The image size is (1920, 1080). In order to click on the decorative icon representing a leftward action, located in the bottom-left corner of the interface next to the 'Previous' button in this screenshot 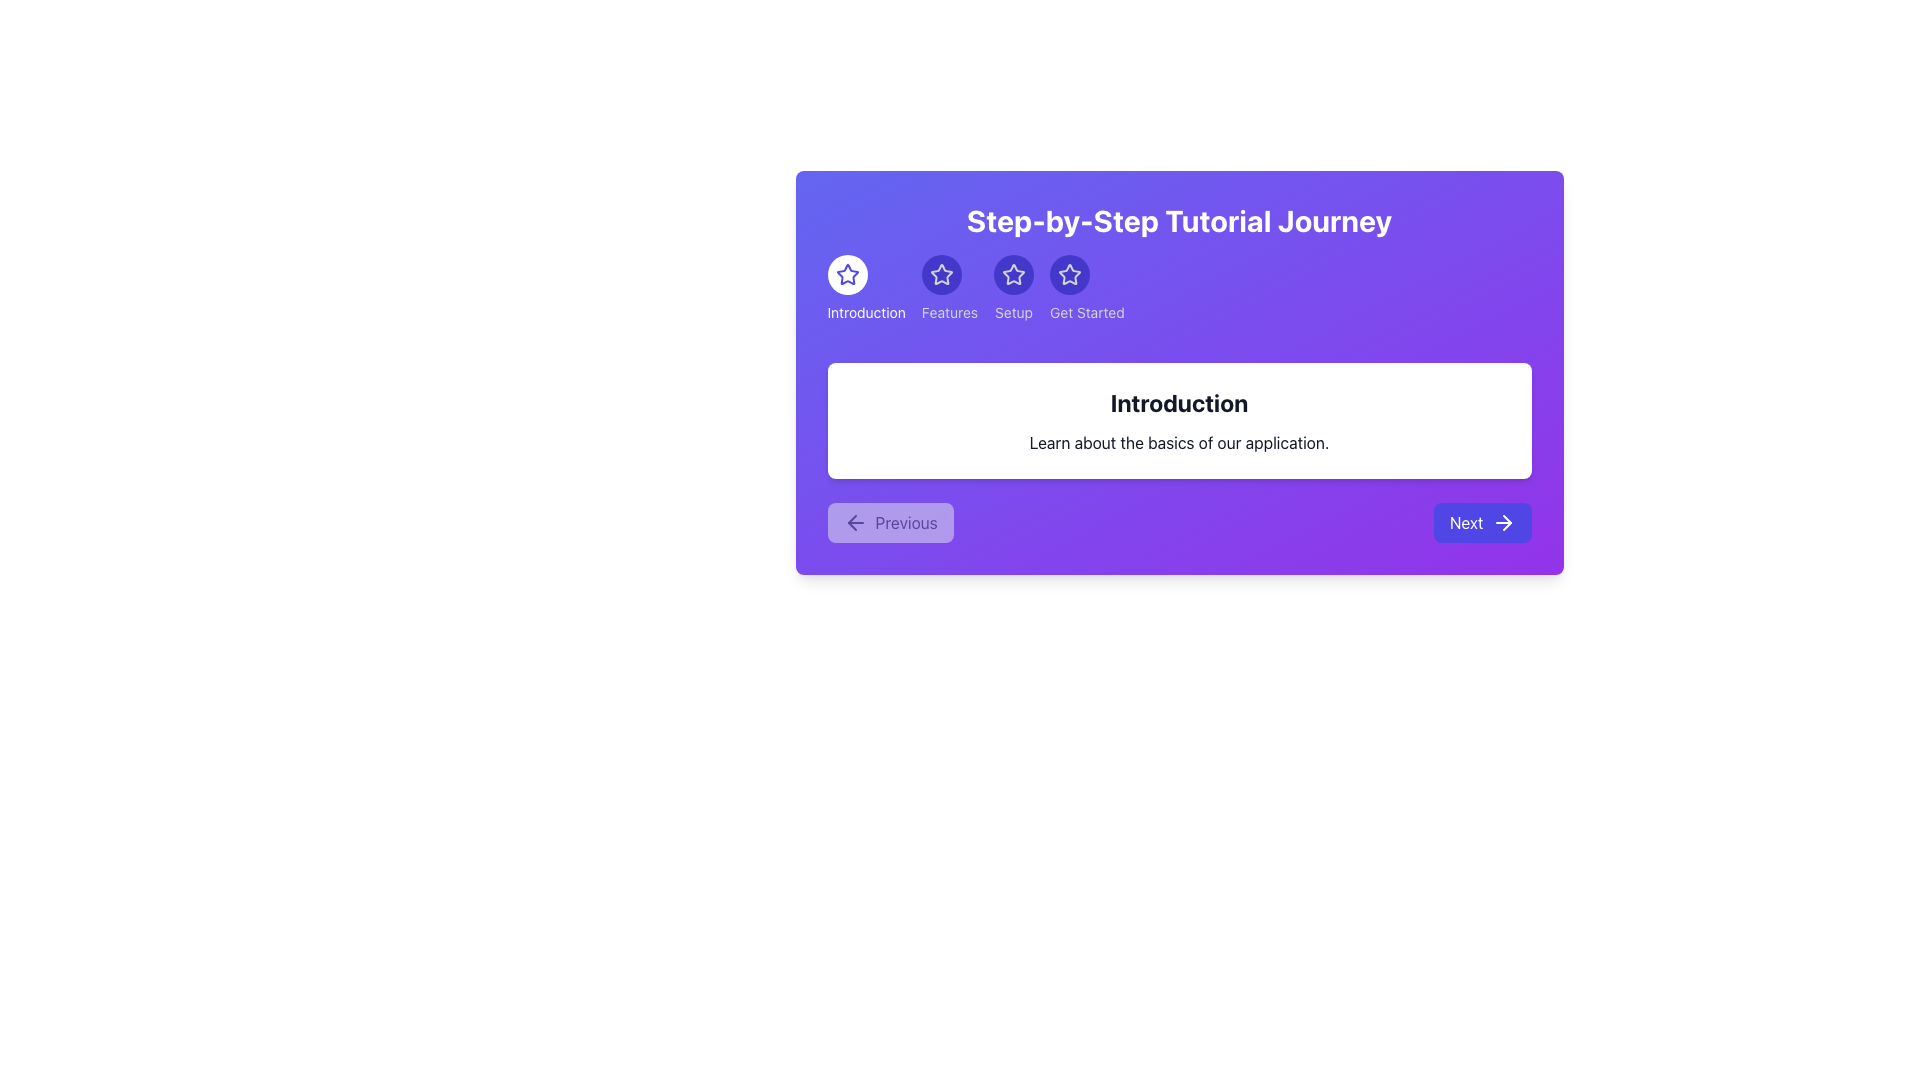, I will do `click(851, 522)`.